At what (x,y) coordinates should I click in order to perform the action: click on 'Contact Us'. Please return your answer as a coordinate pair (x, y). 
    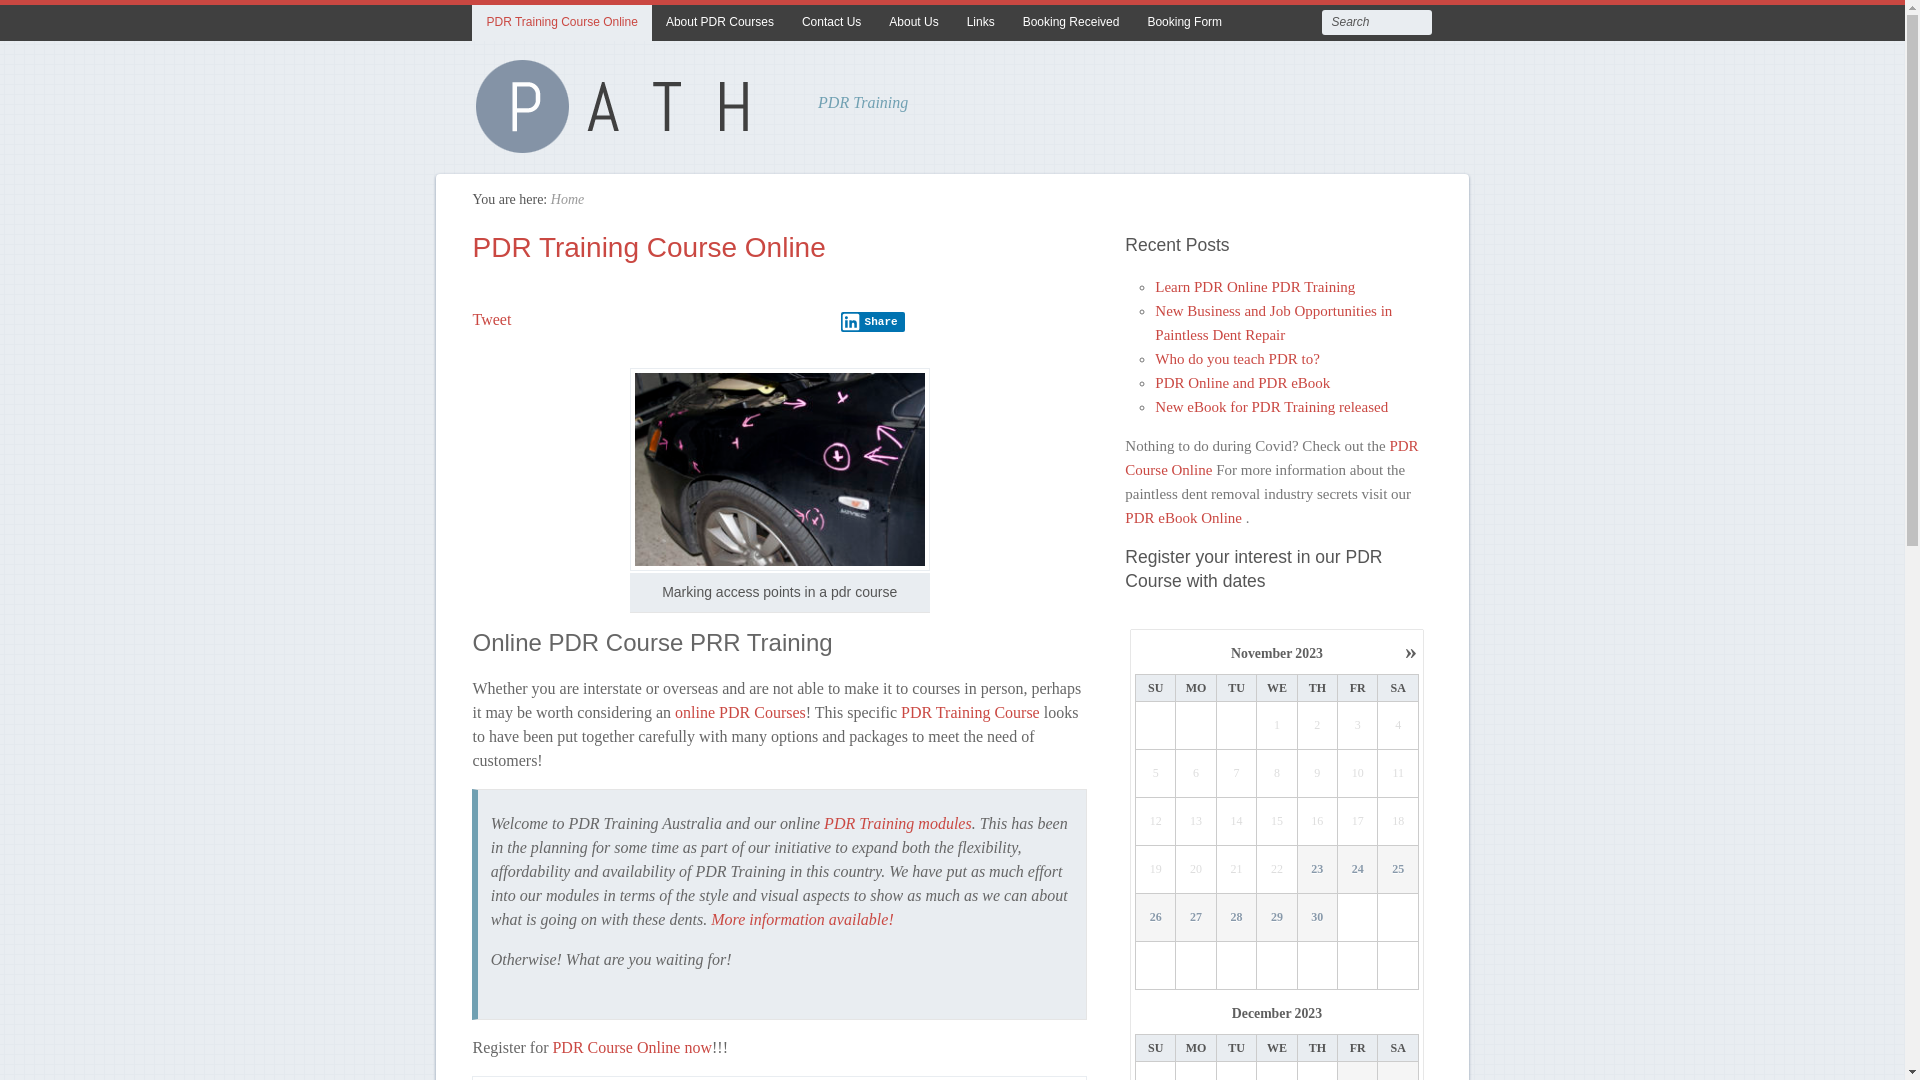
    Looking at the image, I should click on (831, 23).